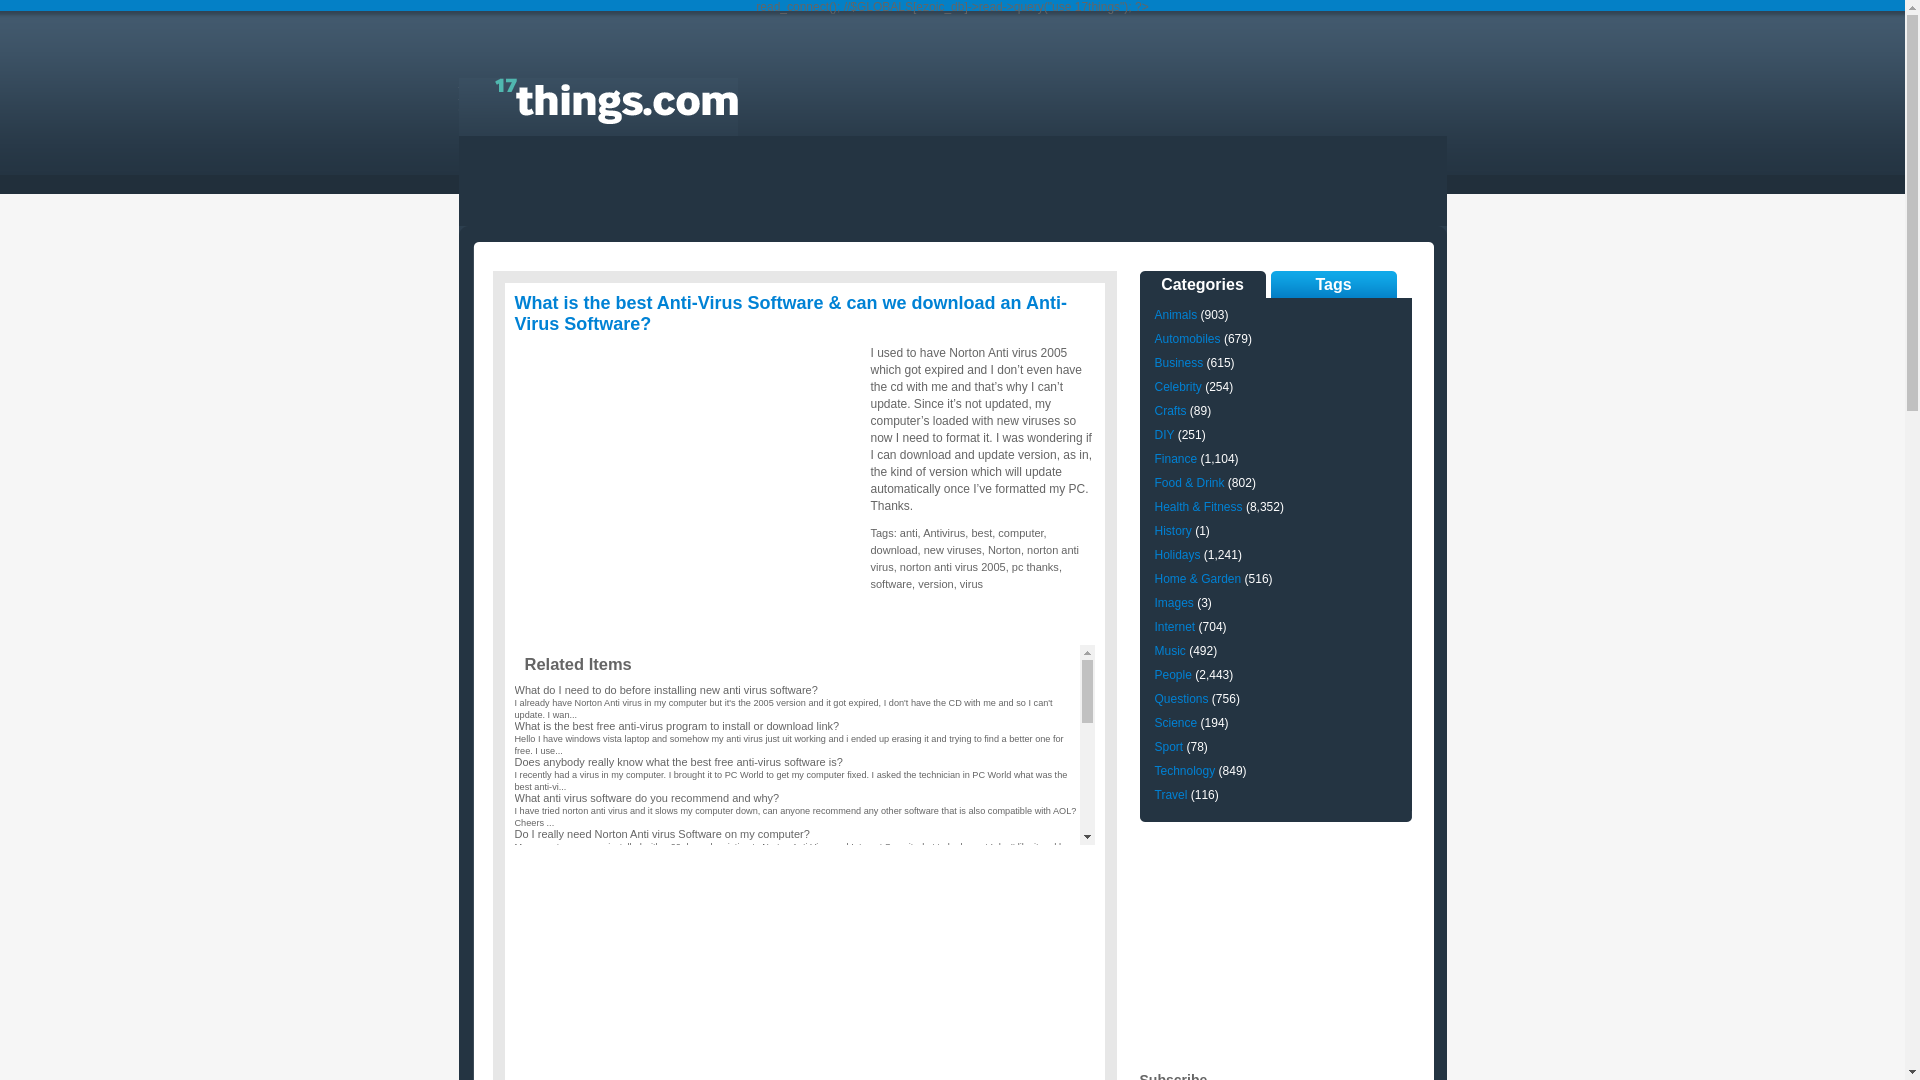  What do you see at coordinates (869, 550) in the screenshot?
I see `'download'` at bounding box center [869, 550].